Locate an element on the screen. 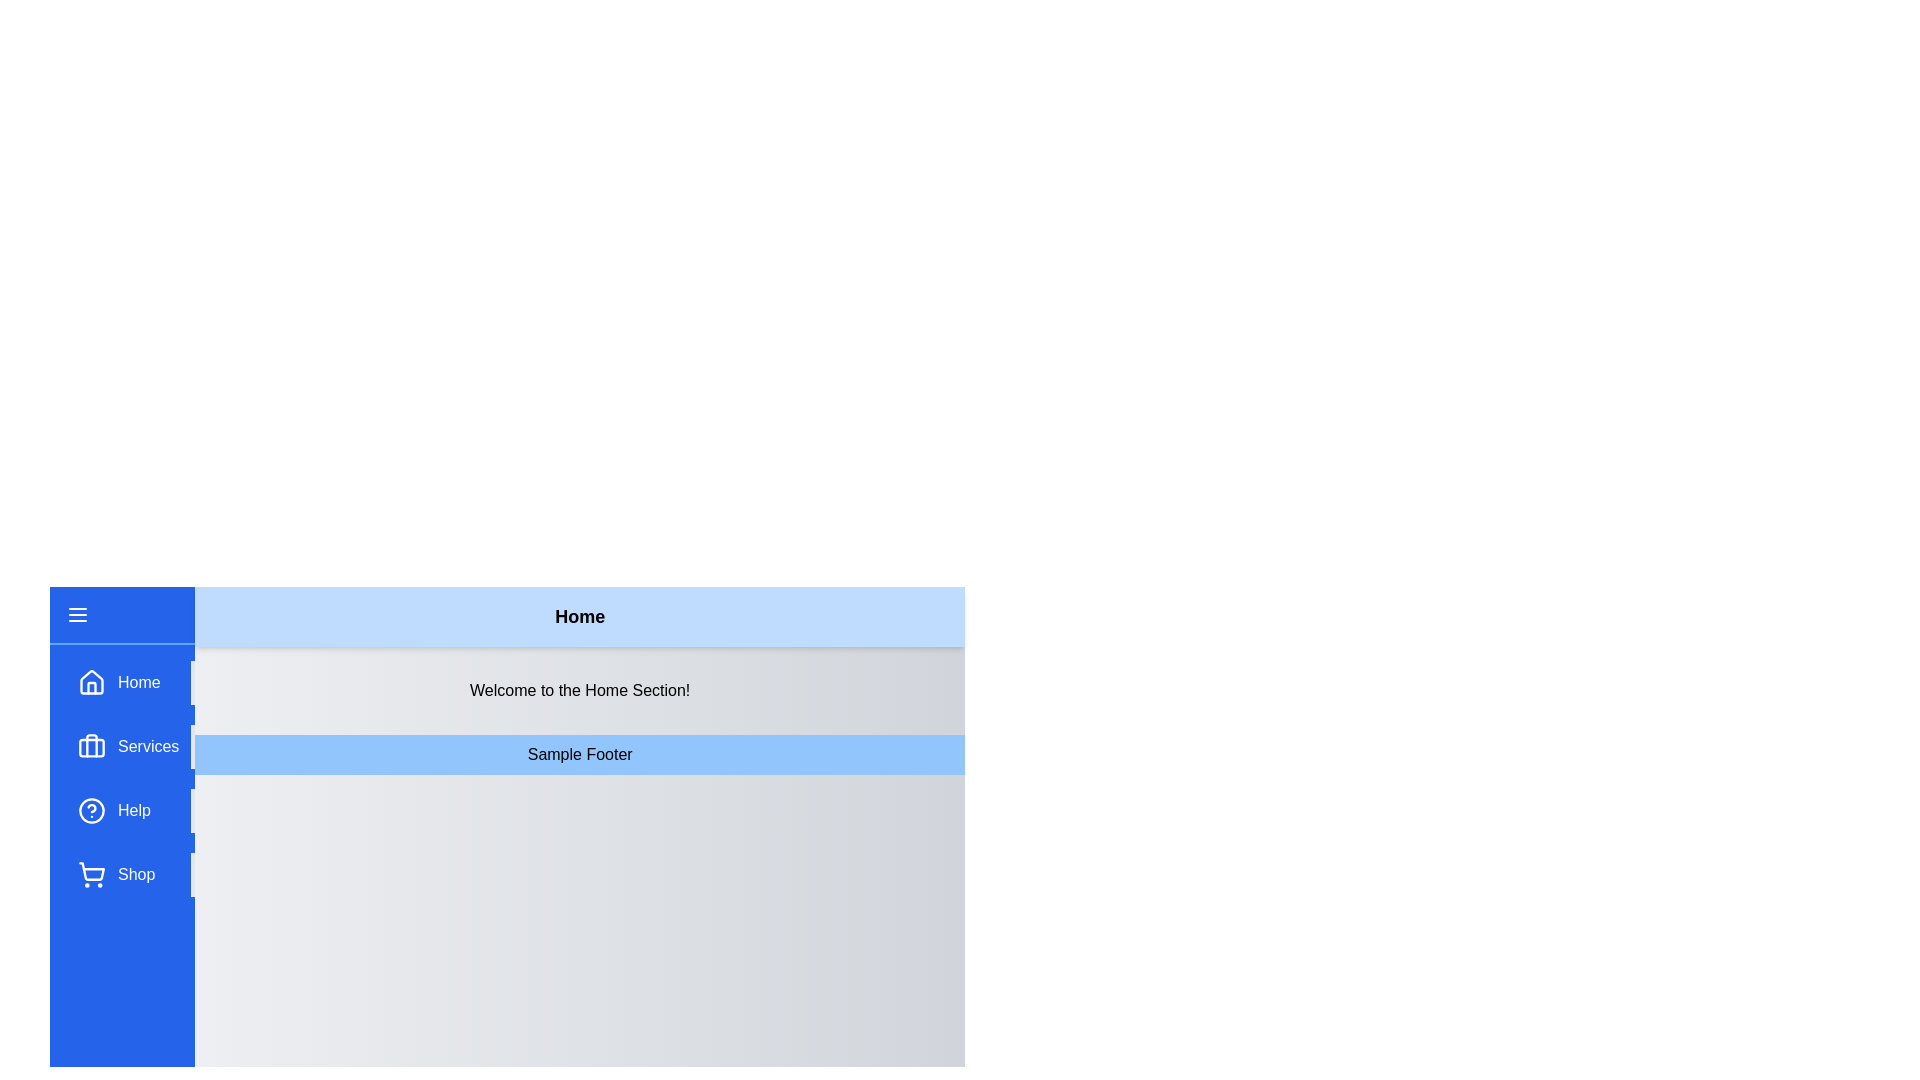 The height and width of the screenshot is (1080, 1920). the header section label that identifies the content of the following section, located at the top of the vertical stack above the 'Welcome to the Home Section!' text is located at coordinates (579, 616).